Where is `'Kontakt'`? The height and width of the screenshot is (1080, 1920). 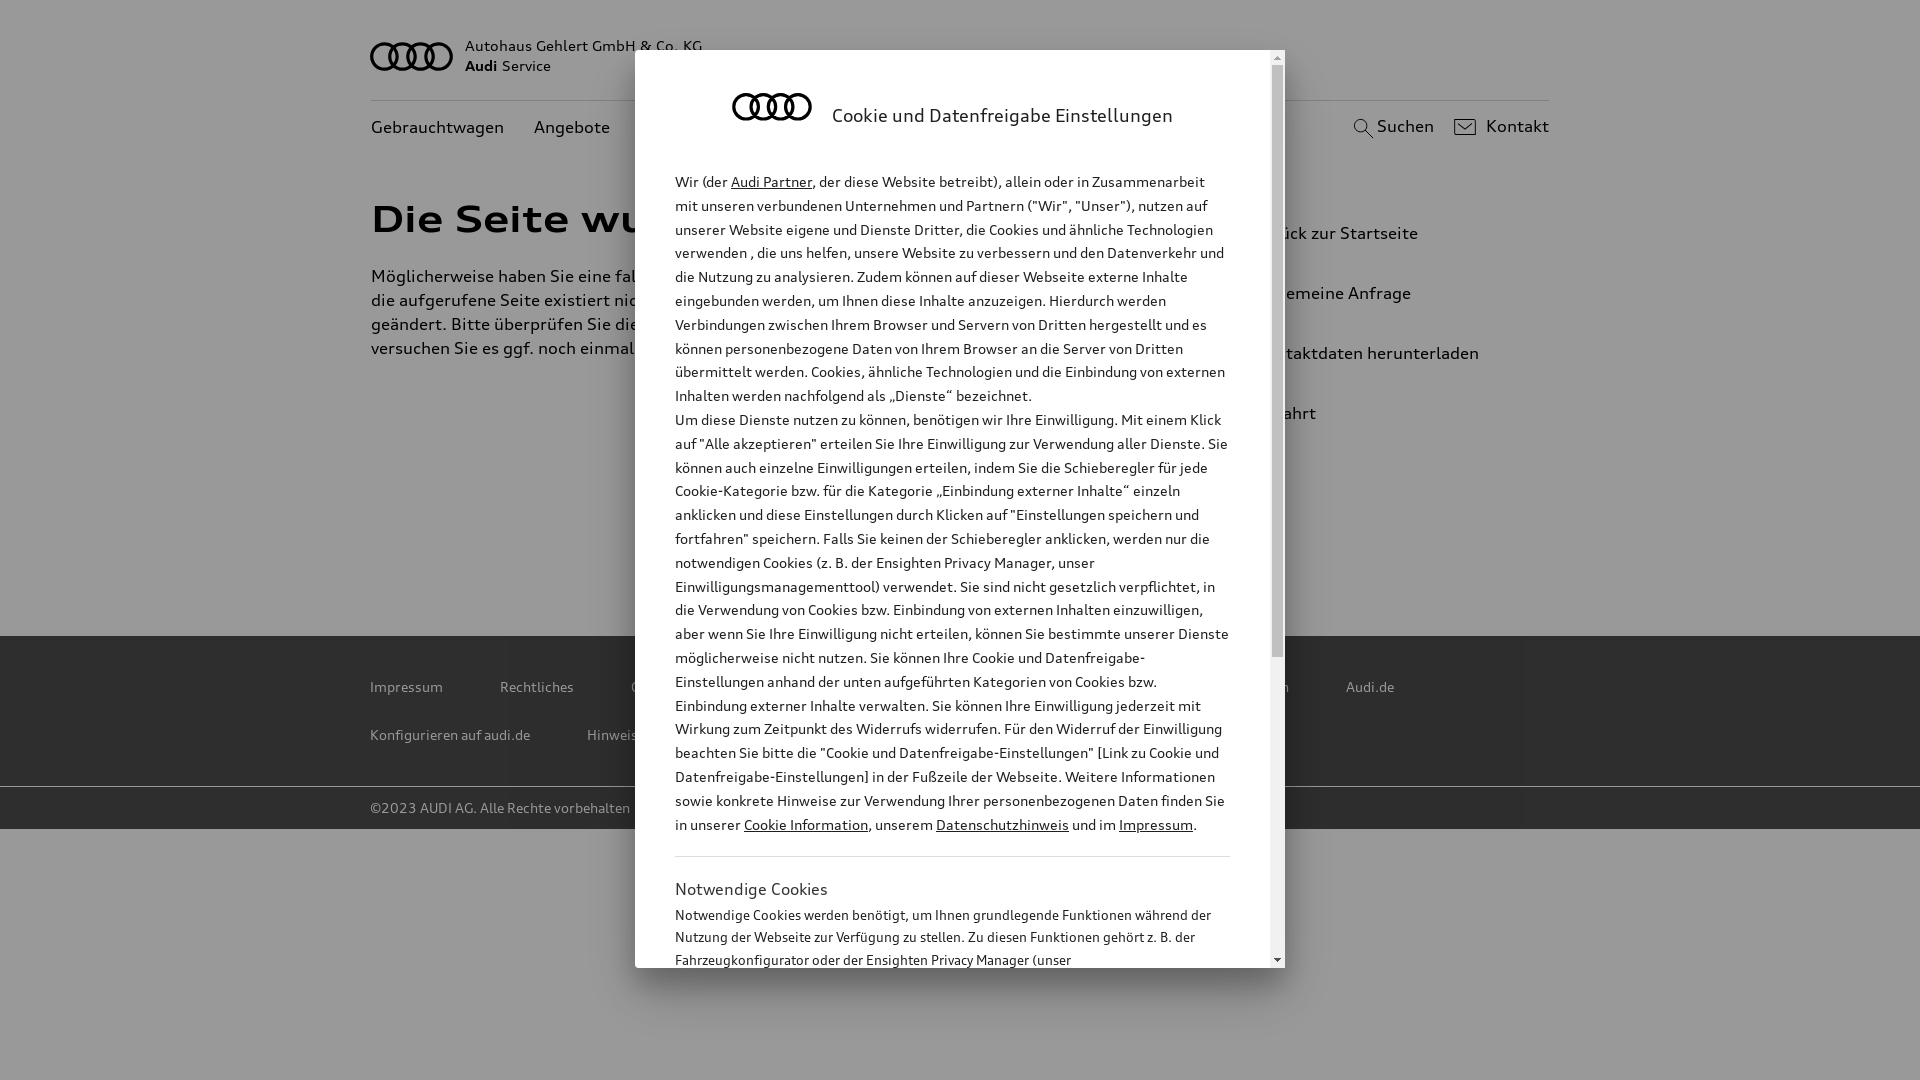 'Kontakt' is located at coordinates (1498, 127).